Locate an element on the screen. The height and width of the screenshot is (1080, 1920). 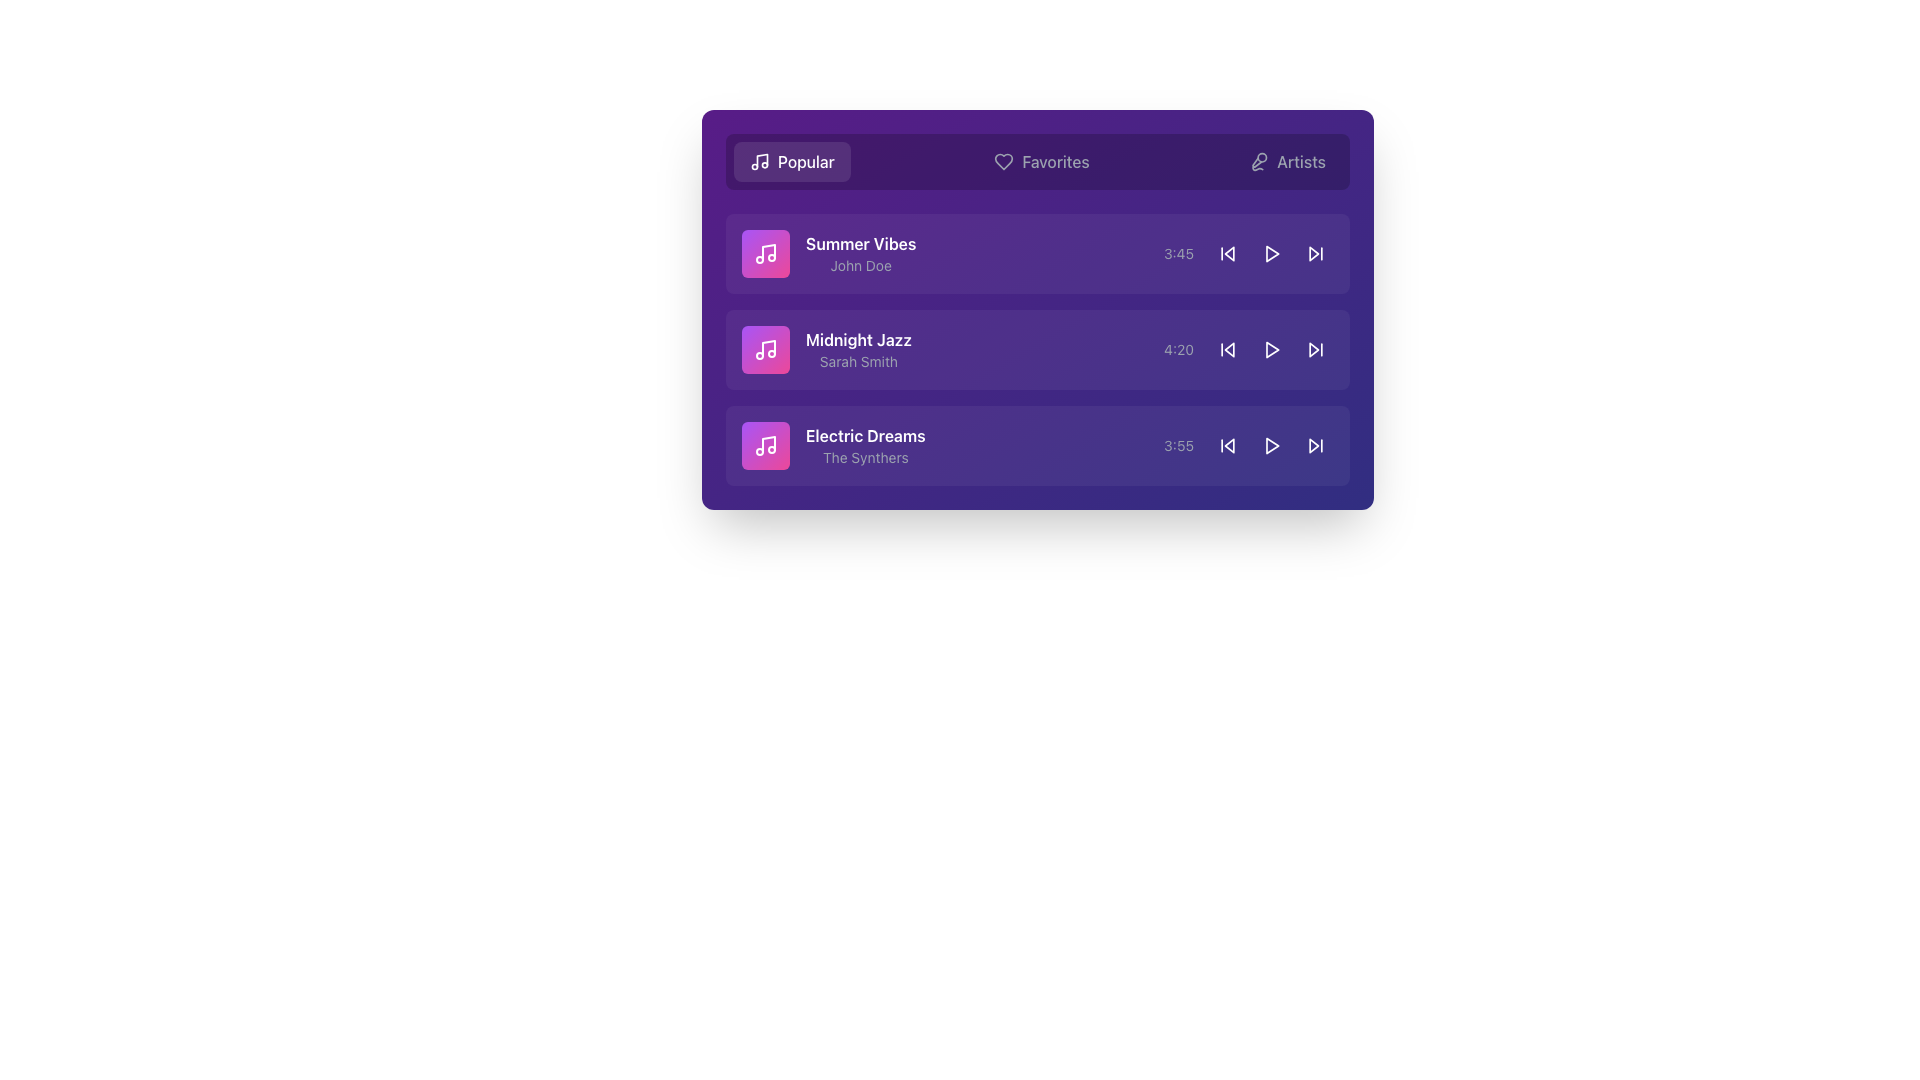
the leftward-facing triangular icon button, which is the second icon in the control bar next to the 'Electric Dreams' song item is located at coordinates (1227, 445).